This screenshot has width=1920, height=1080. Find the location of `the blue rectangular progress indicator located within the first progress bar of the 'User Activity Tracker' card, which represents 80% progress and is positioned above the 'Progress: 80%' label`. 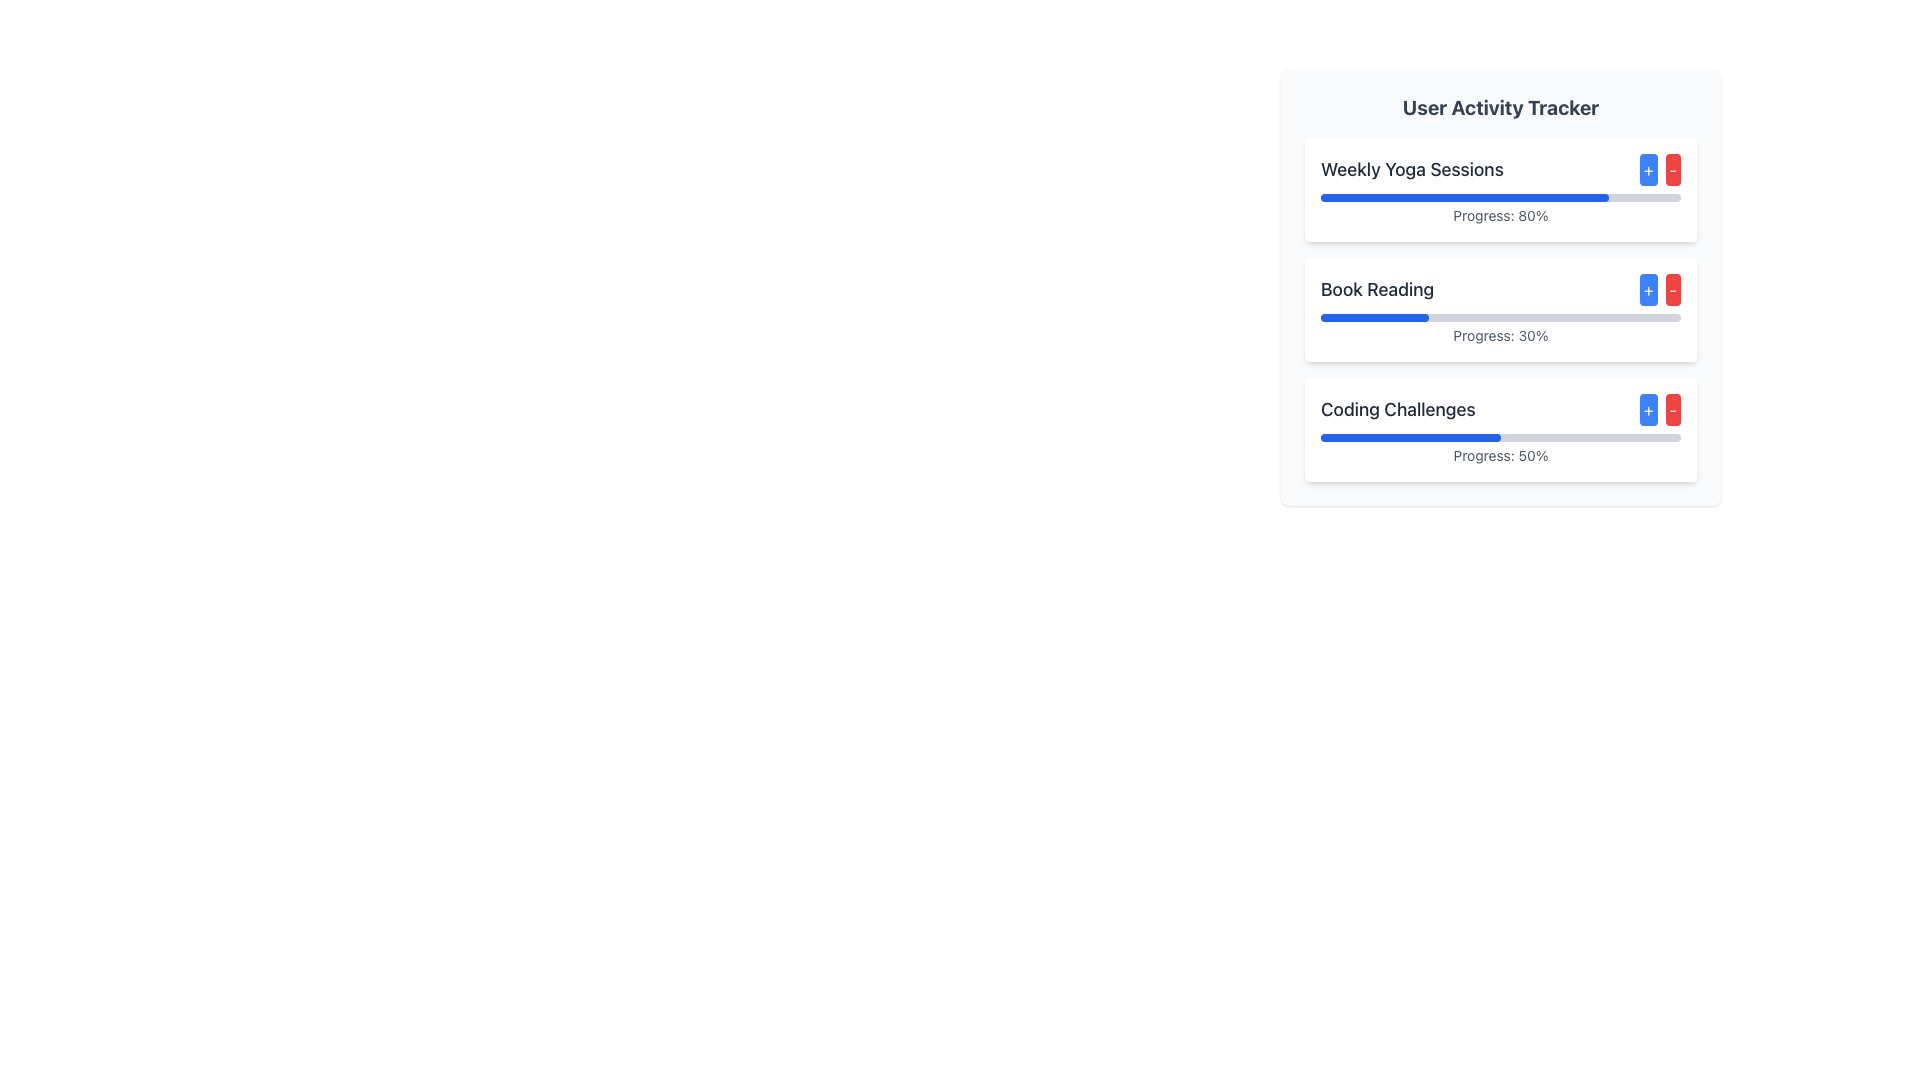

the blue rectangular progress indicator located within the first progress bar of the 'User Activity Tracker' card, which represents 80% progress and is positioned above the 'Progress: 80%' label is located at coordinates (1464, 197).